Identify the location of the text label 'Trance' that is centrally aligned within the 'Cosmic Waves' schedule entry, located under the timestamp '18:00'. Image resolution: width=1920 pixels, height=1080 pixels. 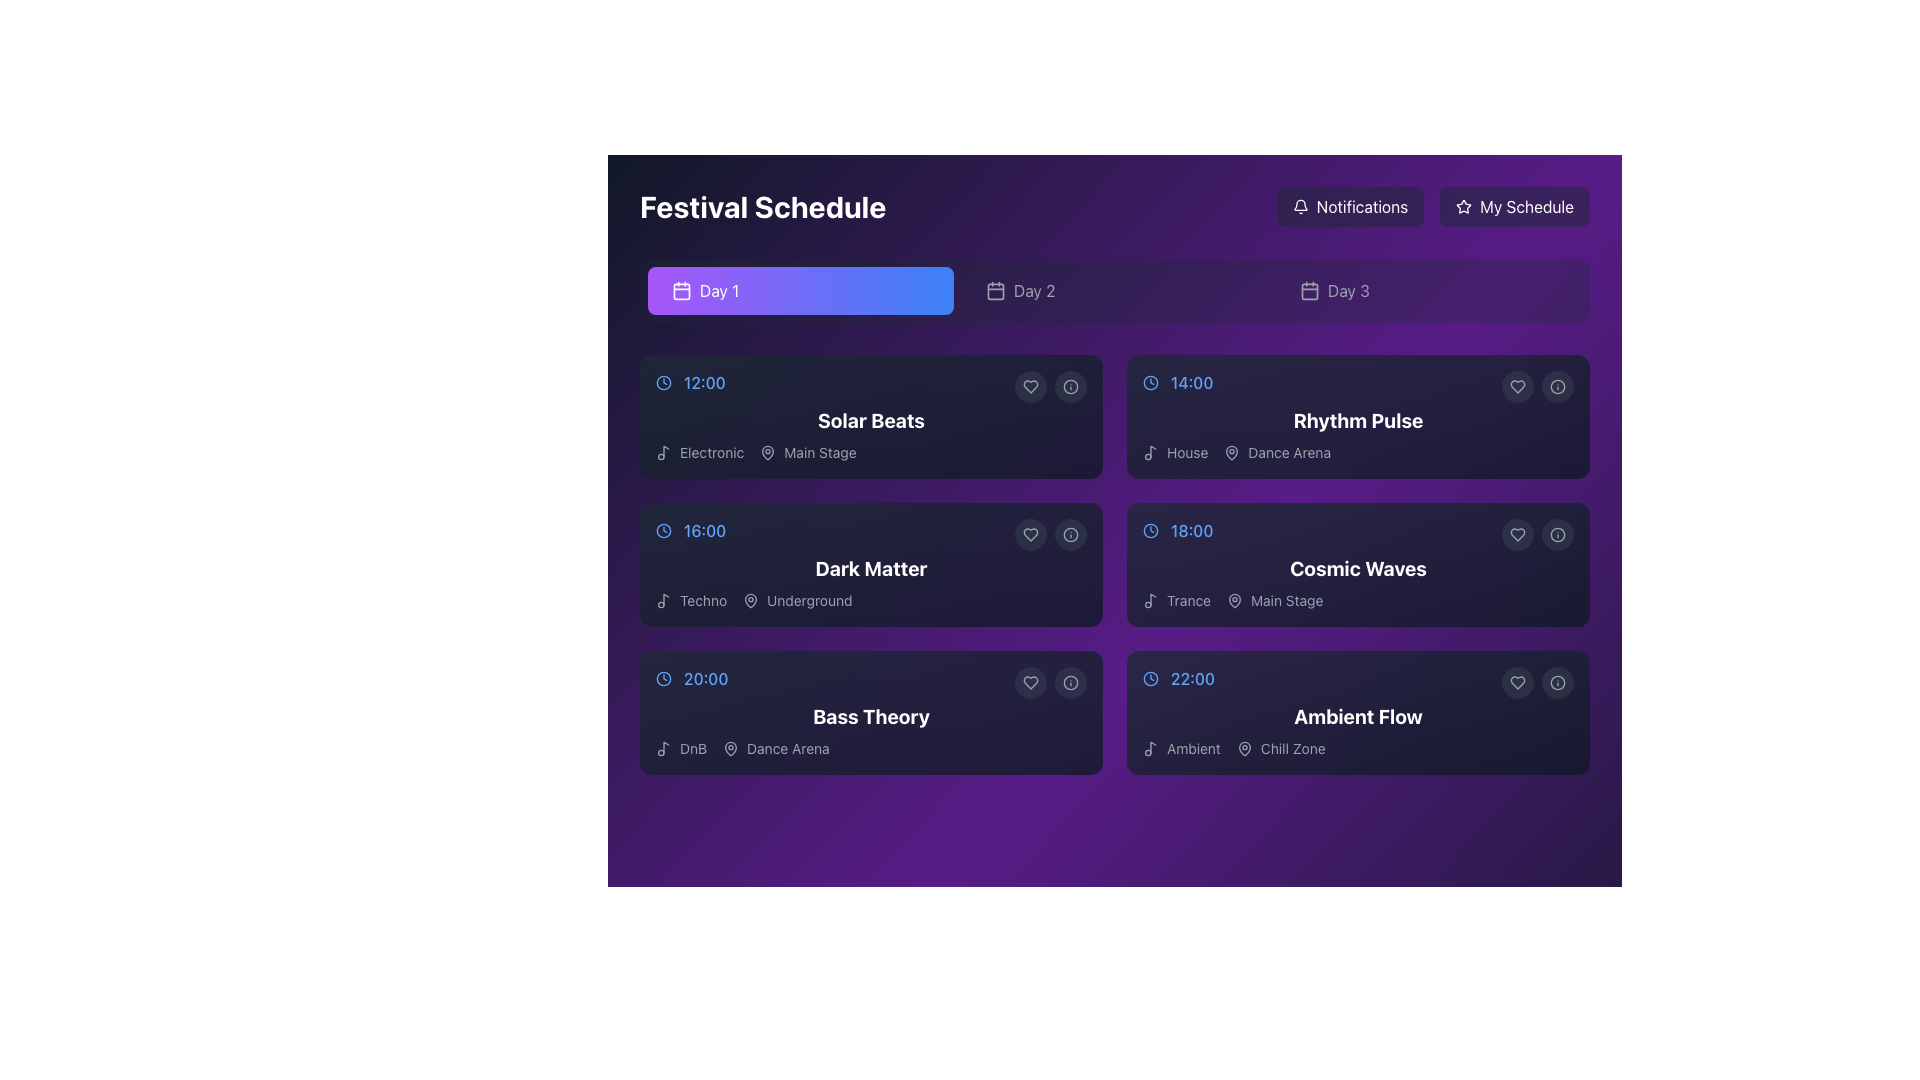
(1189, 600).